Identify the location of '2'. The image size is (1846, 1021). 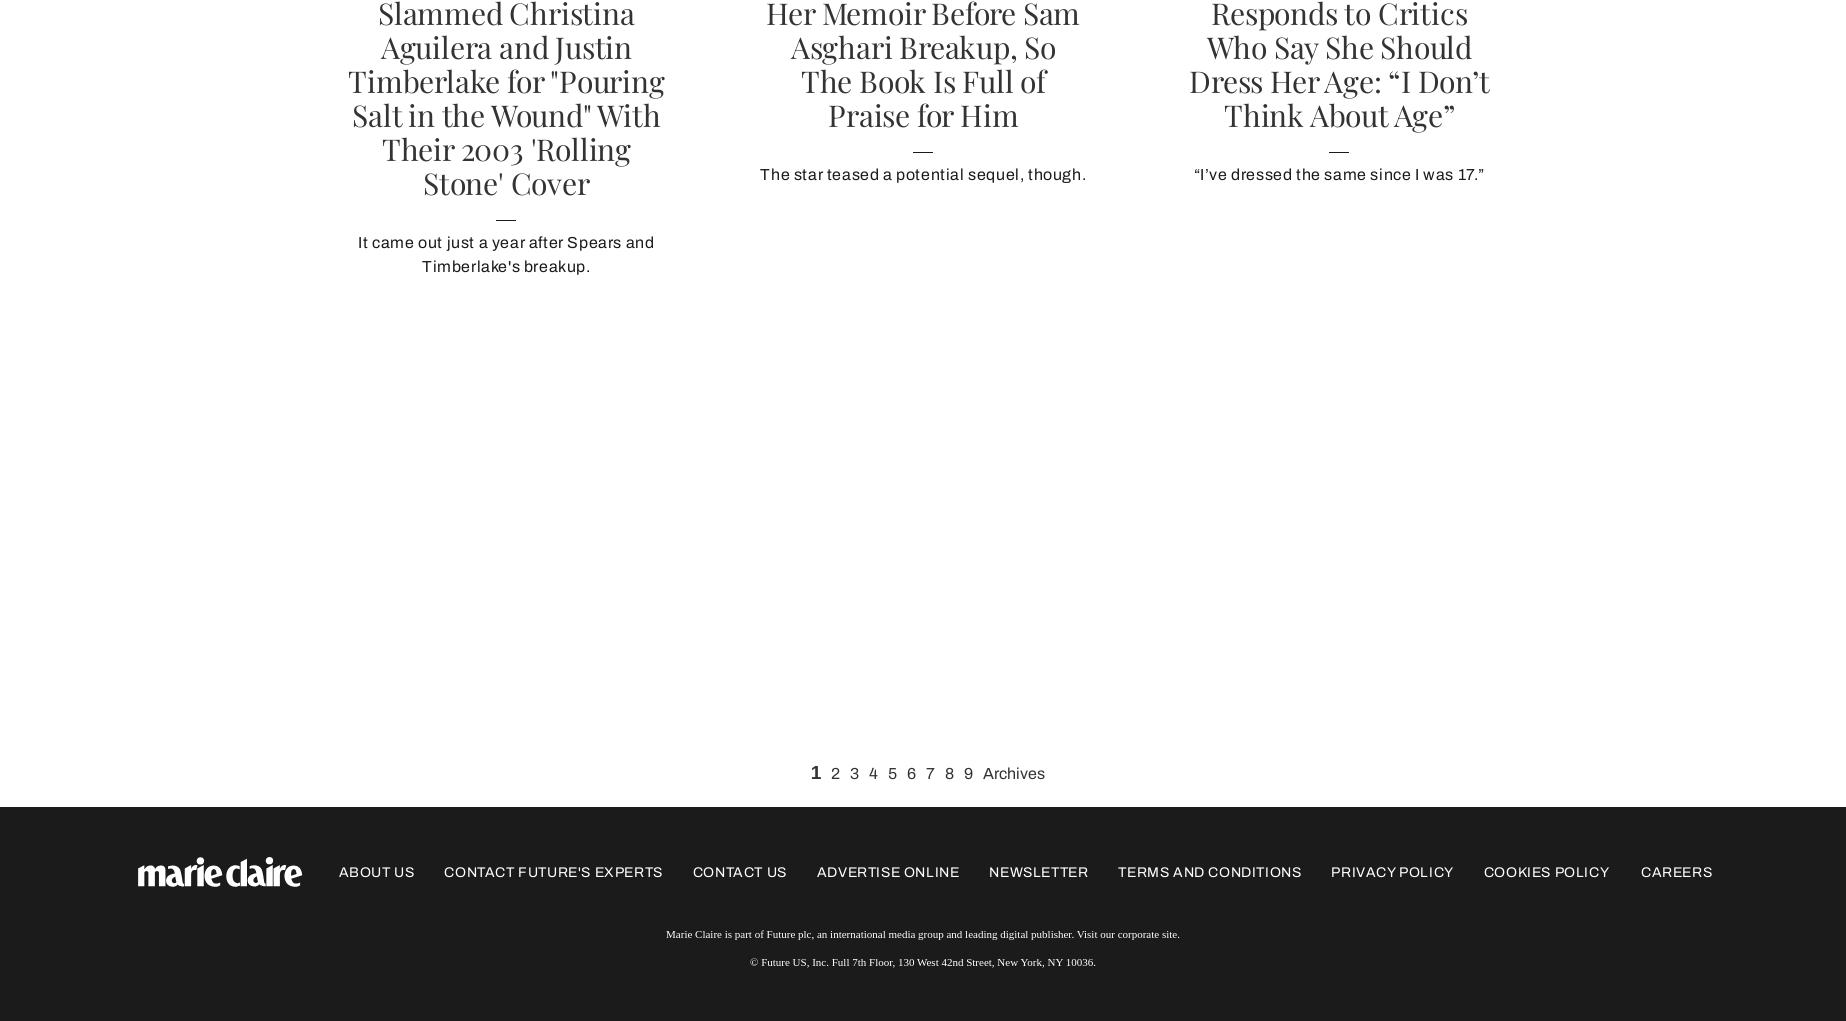
(830, 773).